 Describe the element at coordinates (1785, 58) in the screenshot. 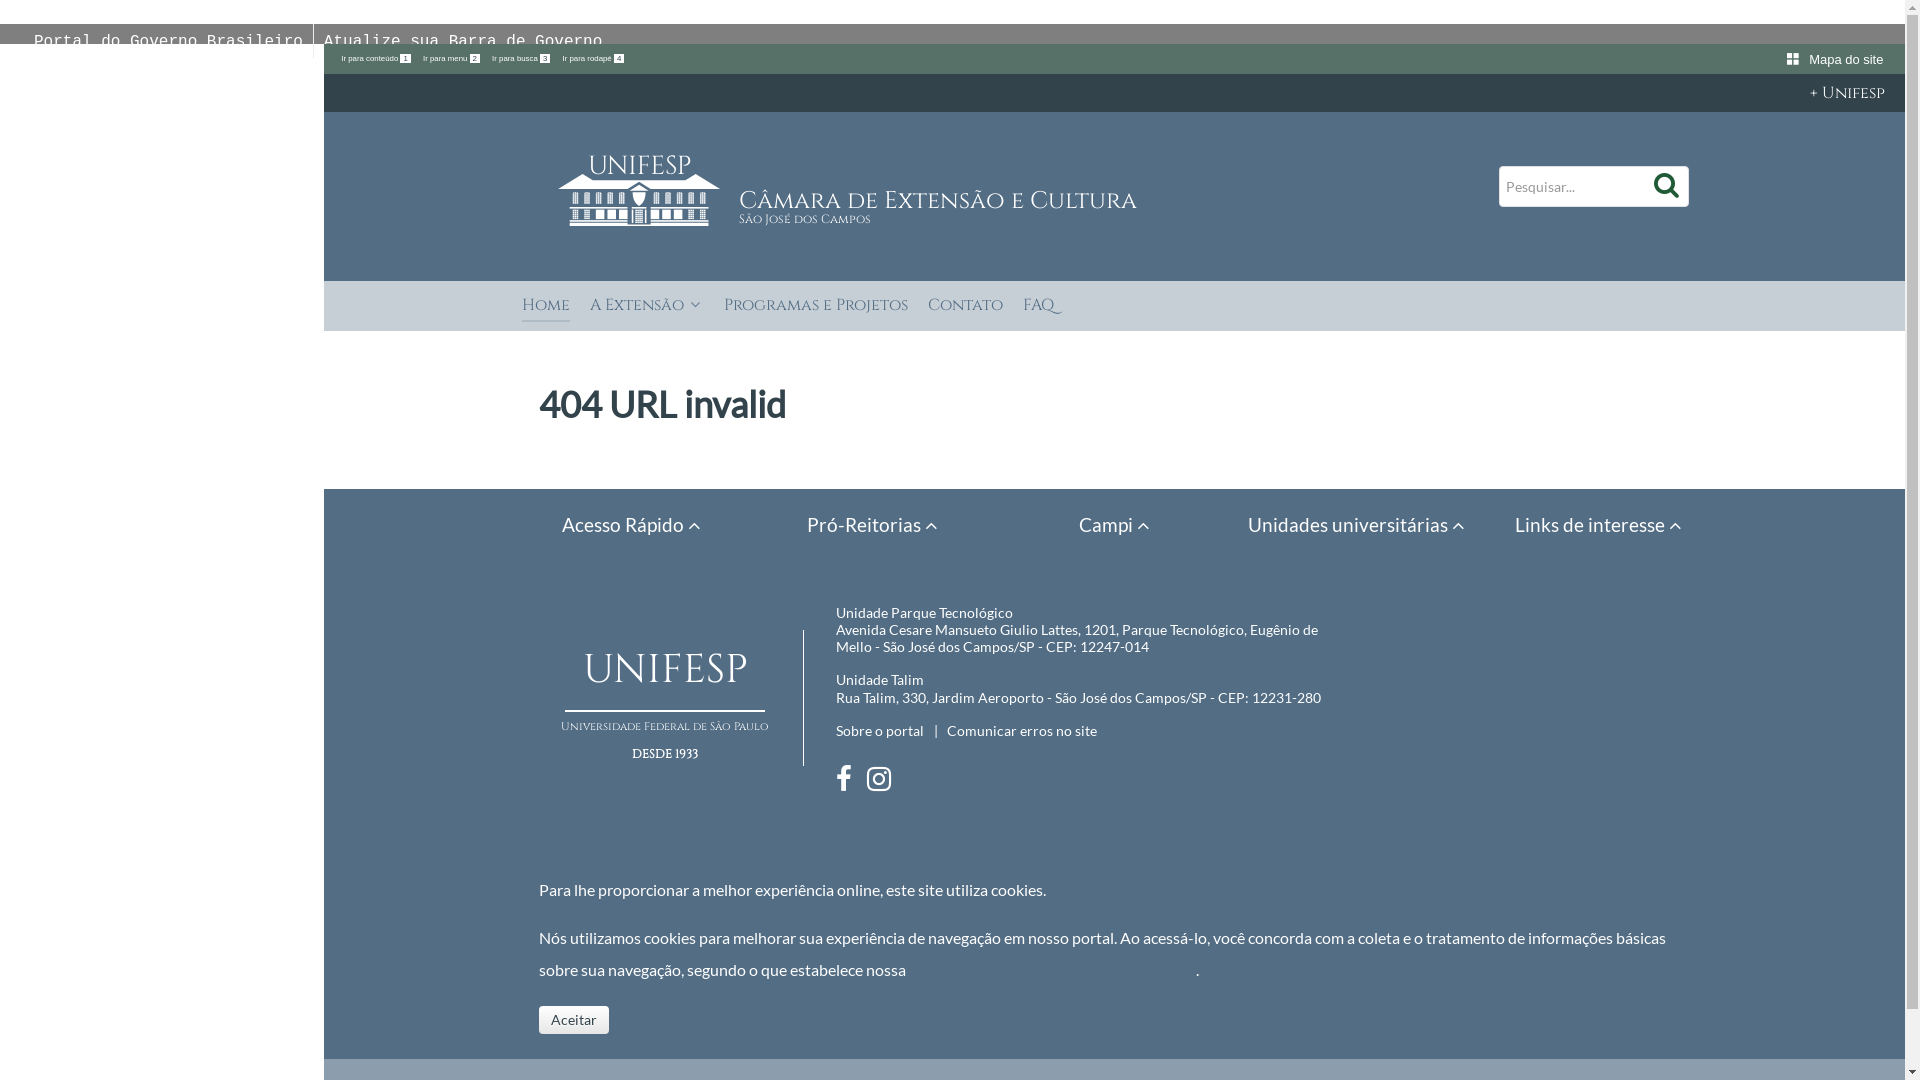

I see `' Mapa do site      '` at that location.